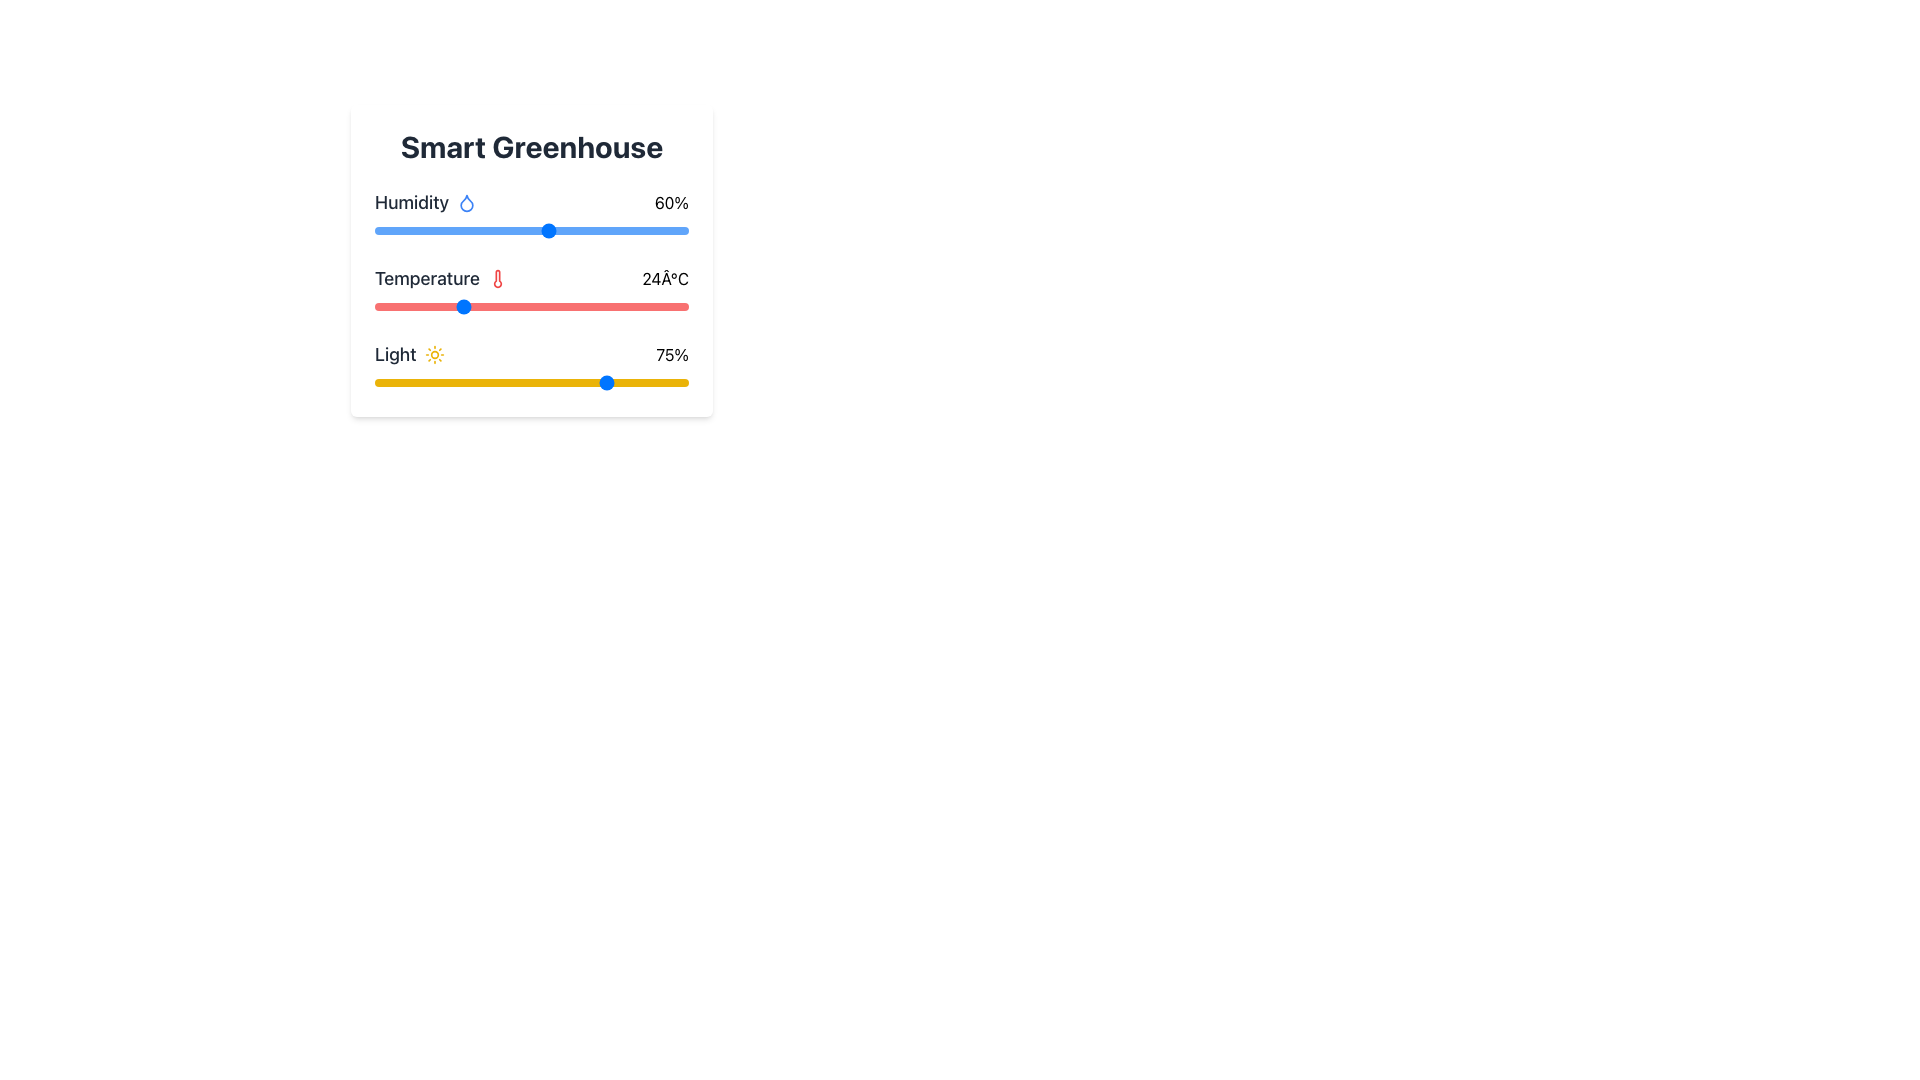  What do you see at coordinates (532, 382) in the screenshot?
I see `the yellow range slider indicating a value of 75% under the 'Light' label` at bounding box center [532, 382].